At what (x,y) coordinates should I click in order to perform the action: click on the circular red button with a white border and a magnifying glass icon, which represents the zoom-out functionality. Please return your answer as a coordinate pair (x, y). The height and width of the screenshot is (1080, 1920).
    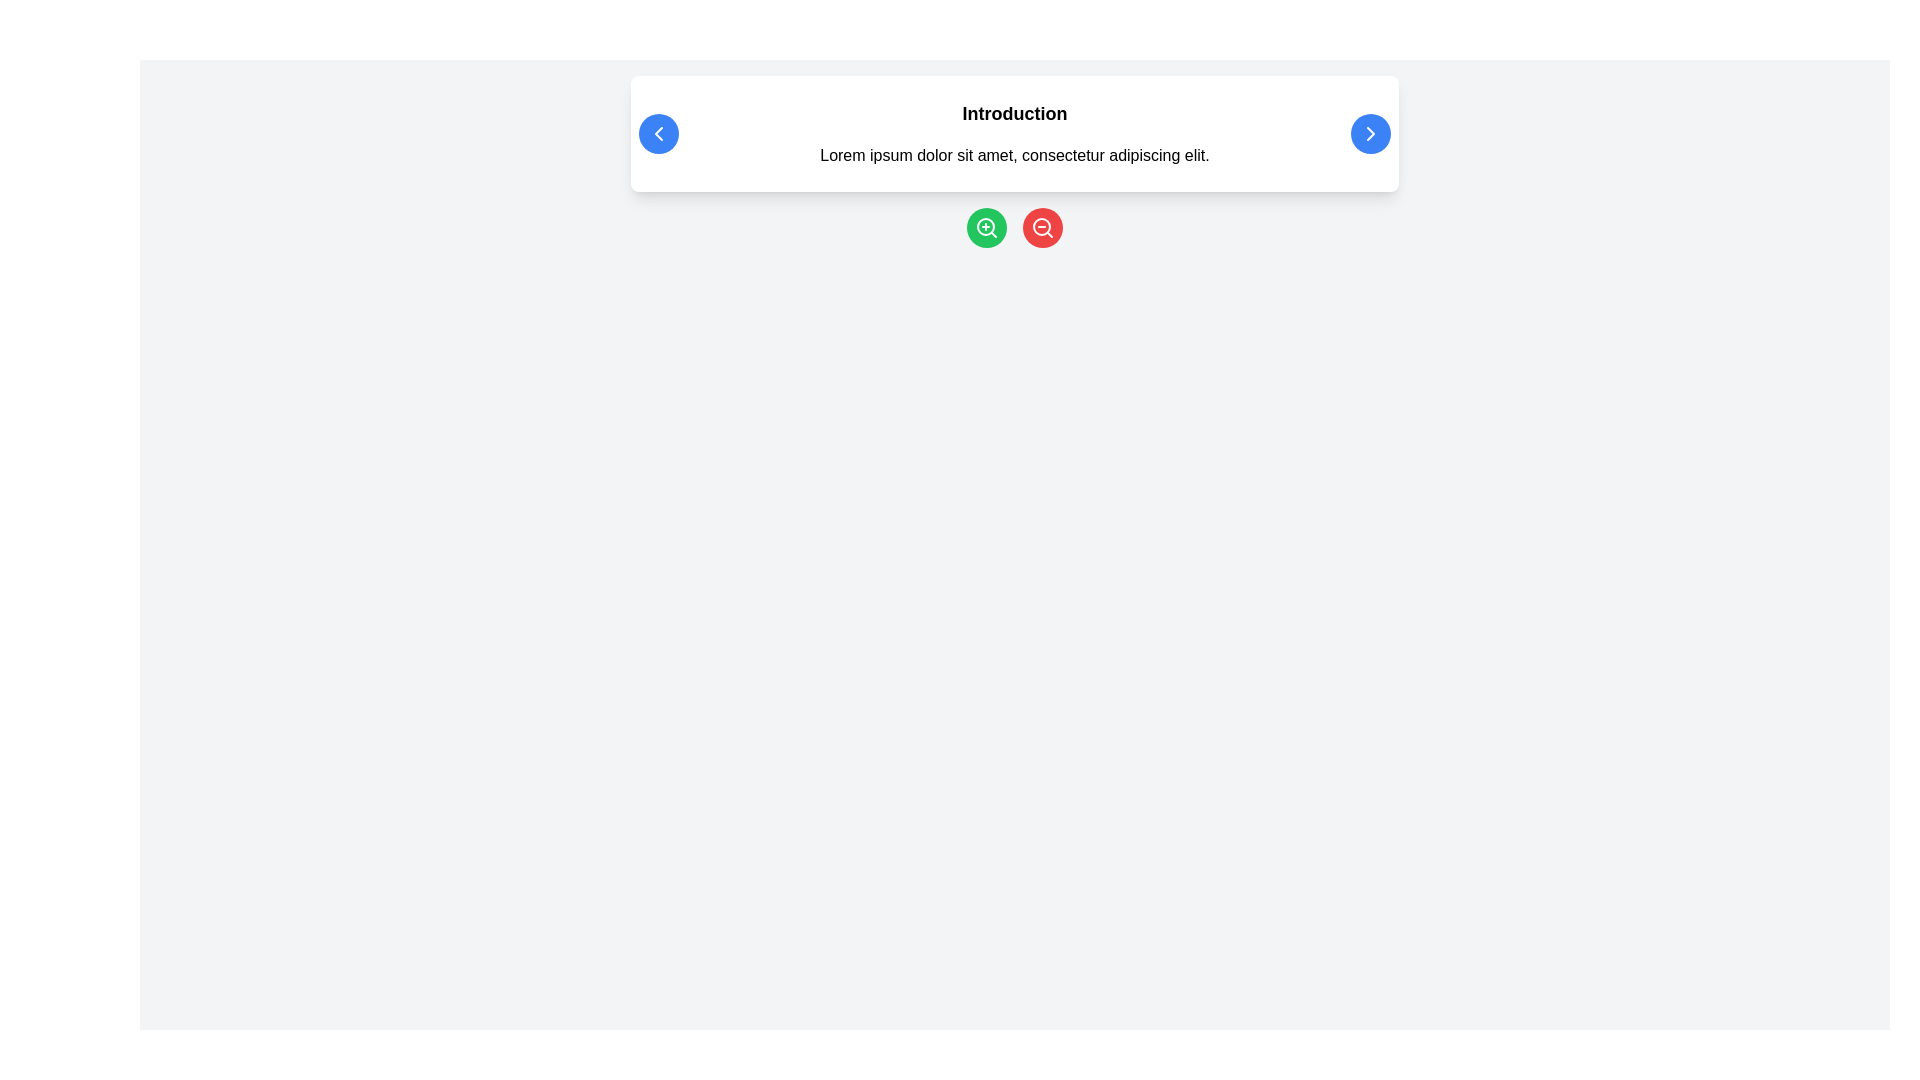
    Looking at the image, I should click on (1041, 226).